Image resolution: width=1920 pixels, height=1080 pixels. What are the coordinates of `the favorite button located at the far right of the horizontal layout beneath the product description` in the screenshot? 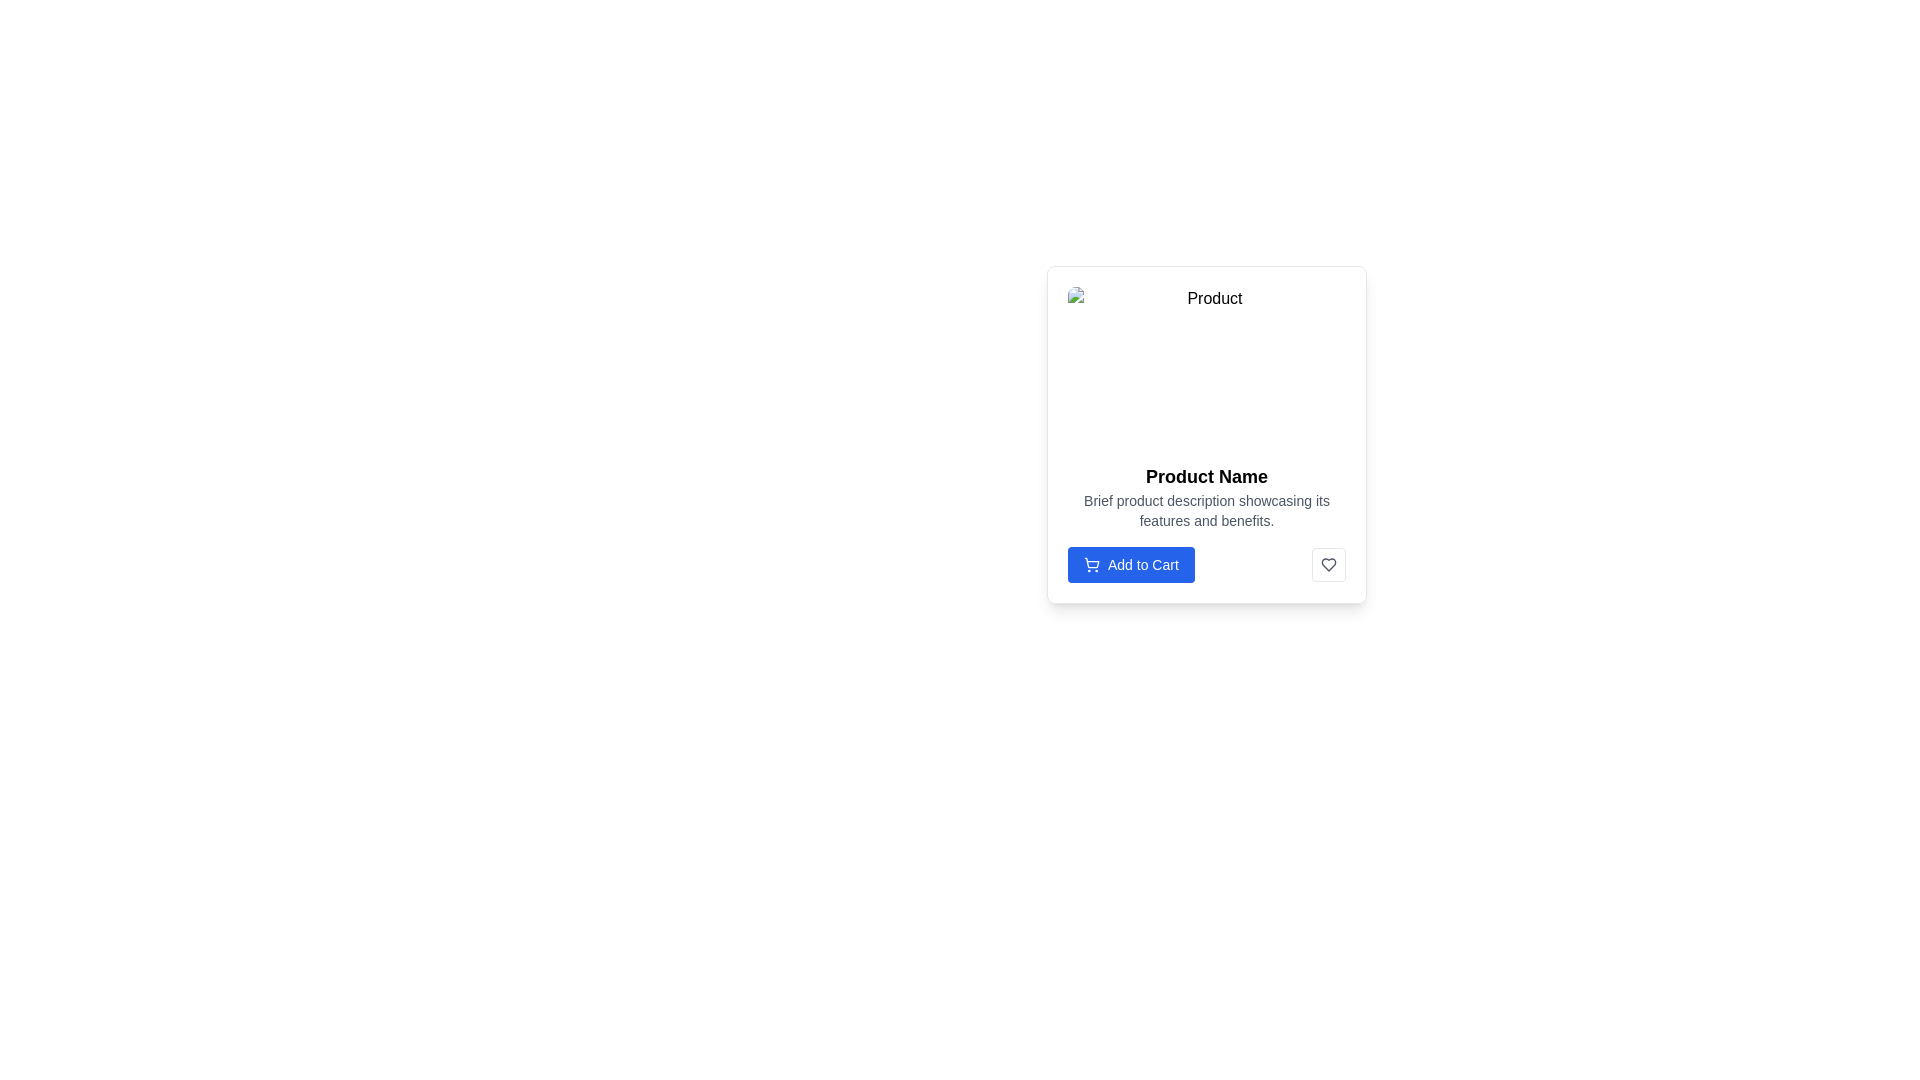 It's located at (1329, 564).